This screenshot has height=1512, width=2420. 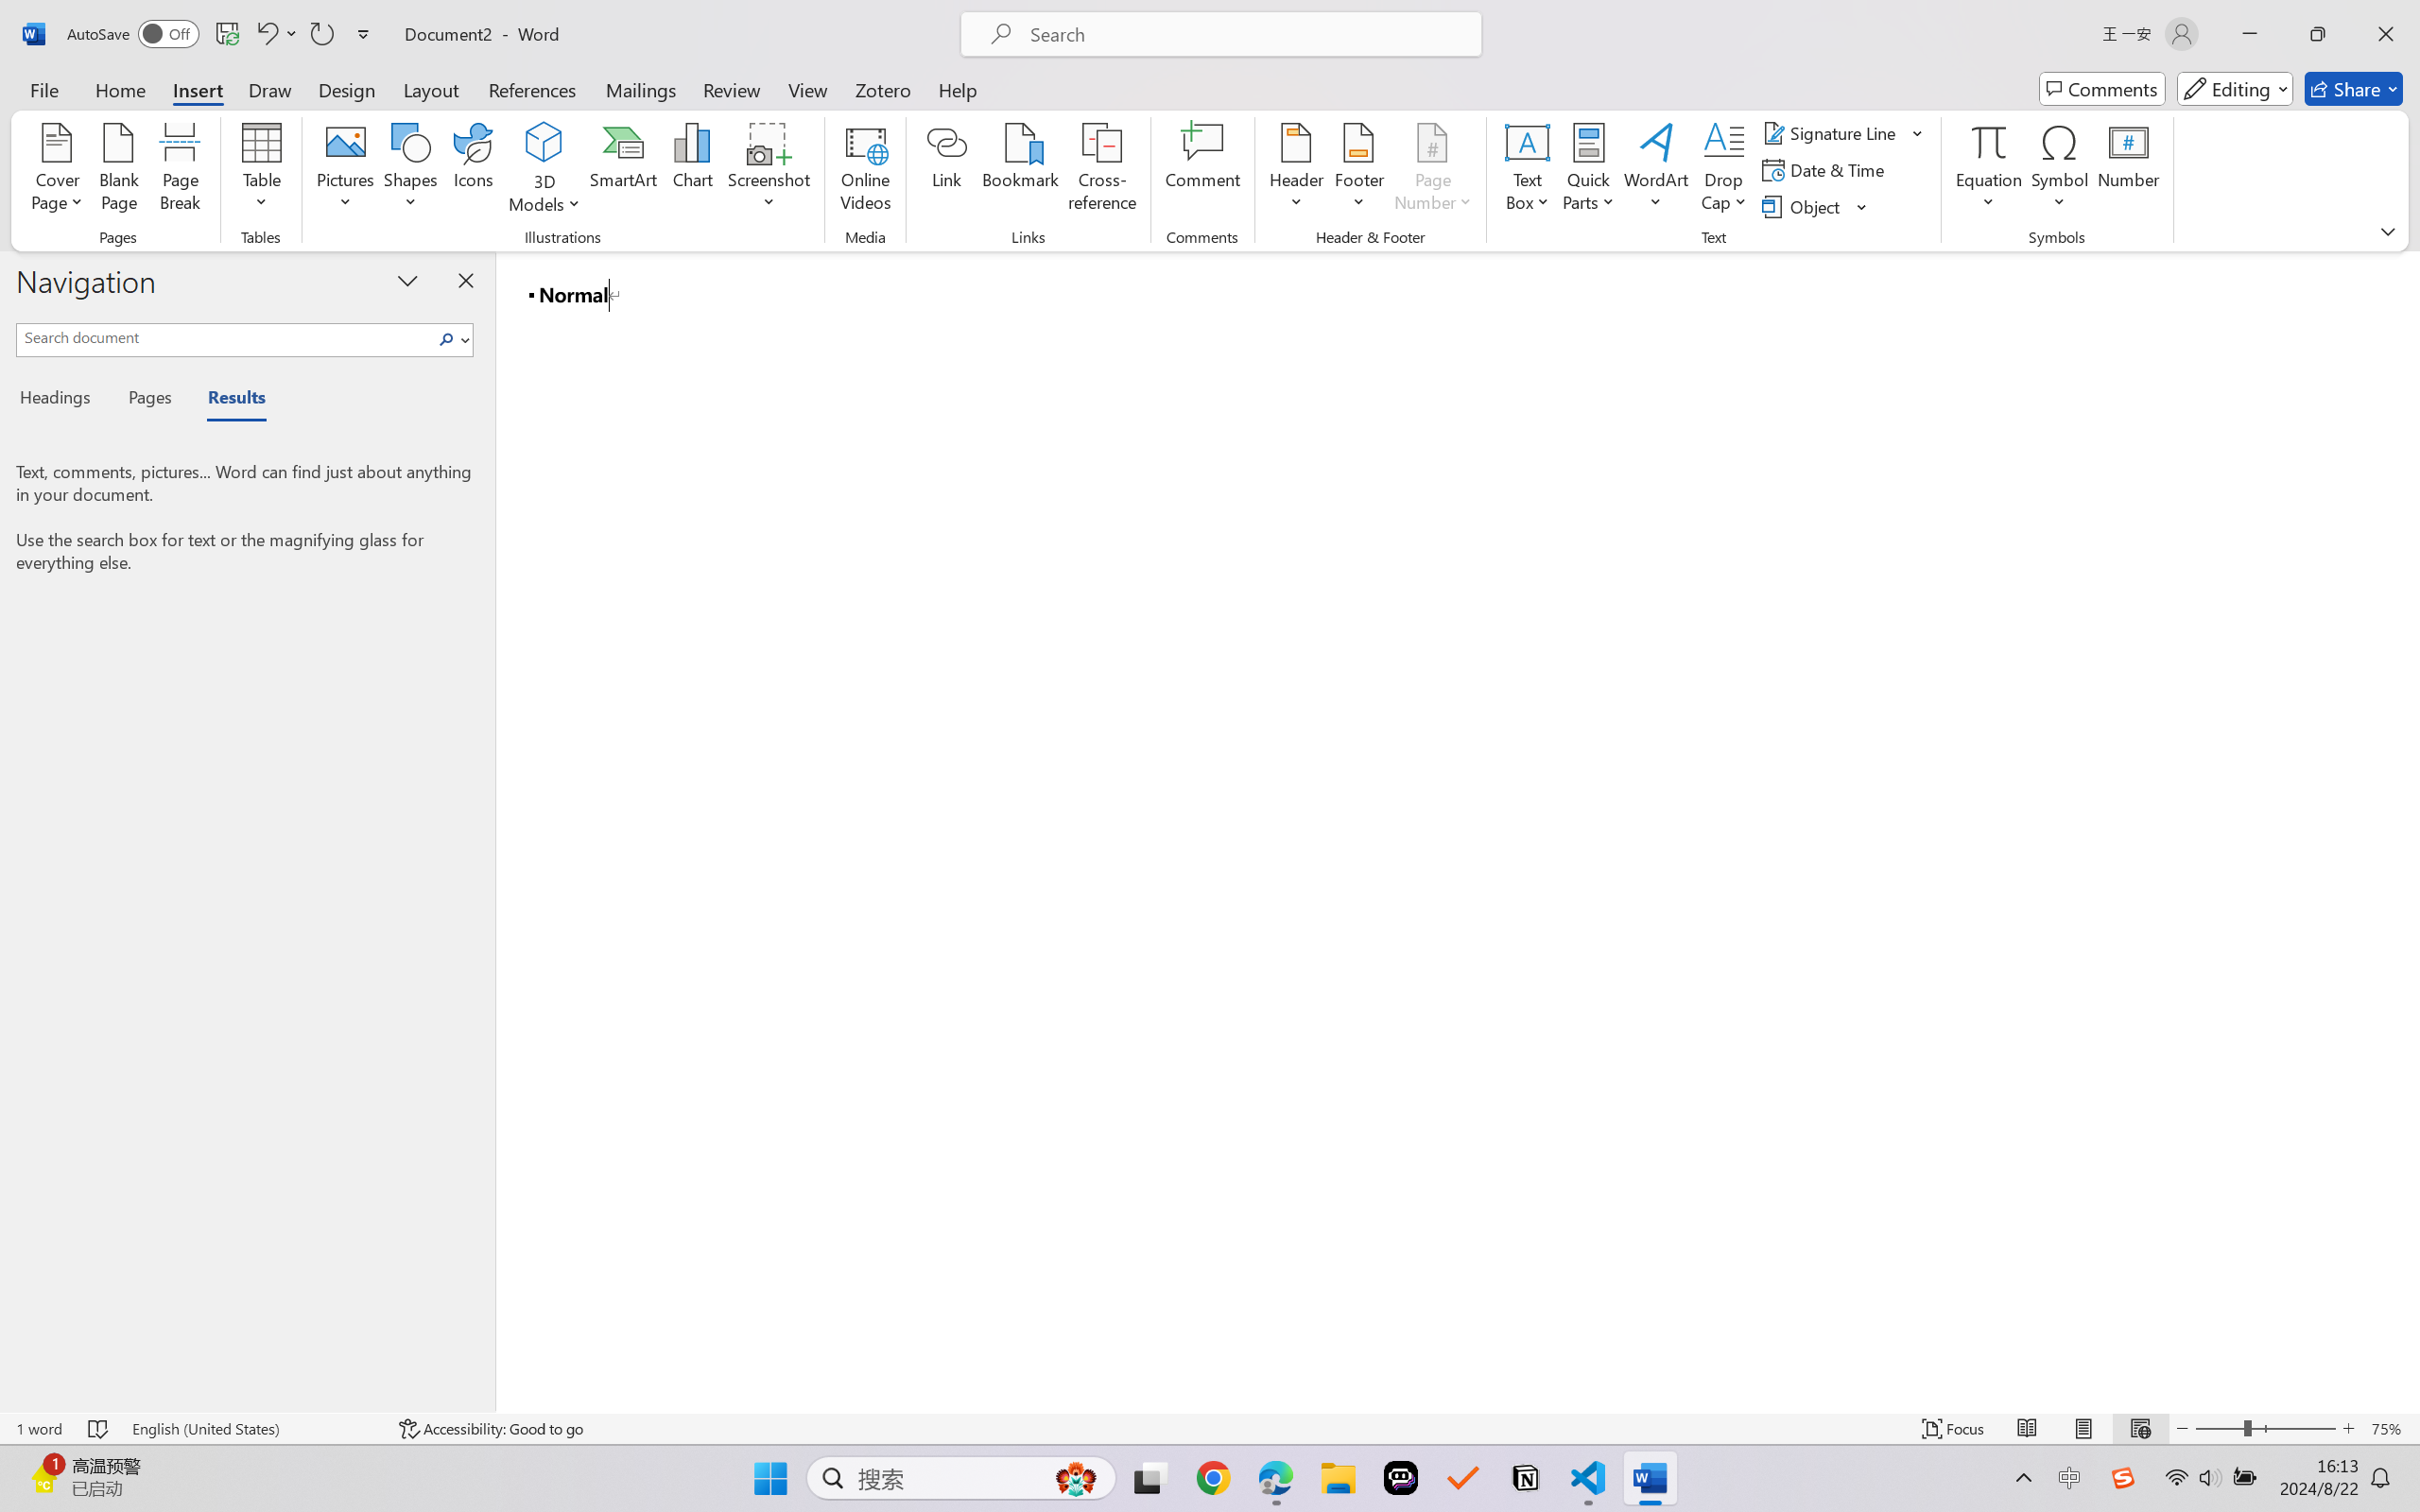 I want to click on 'SmartArt...', so click(x=624, y=170).